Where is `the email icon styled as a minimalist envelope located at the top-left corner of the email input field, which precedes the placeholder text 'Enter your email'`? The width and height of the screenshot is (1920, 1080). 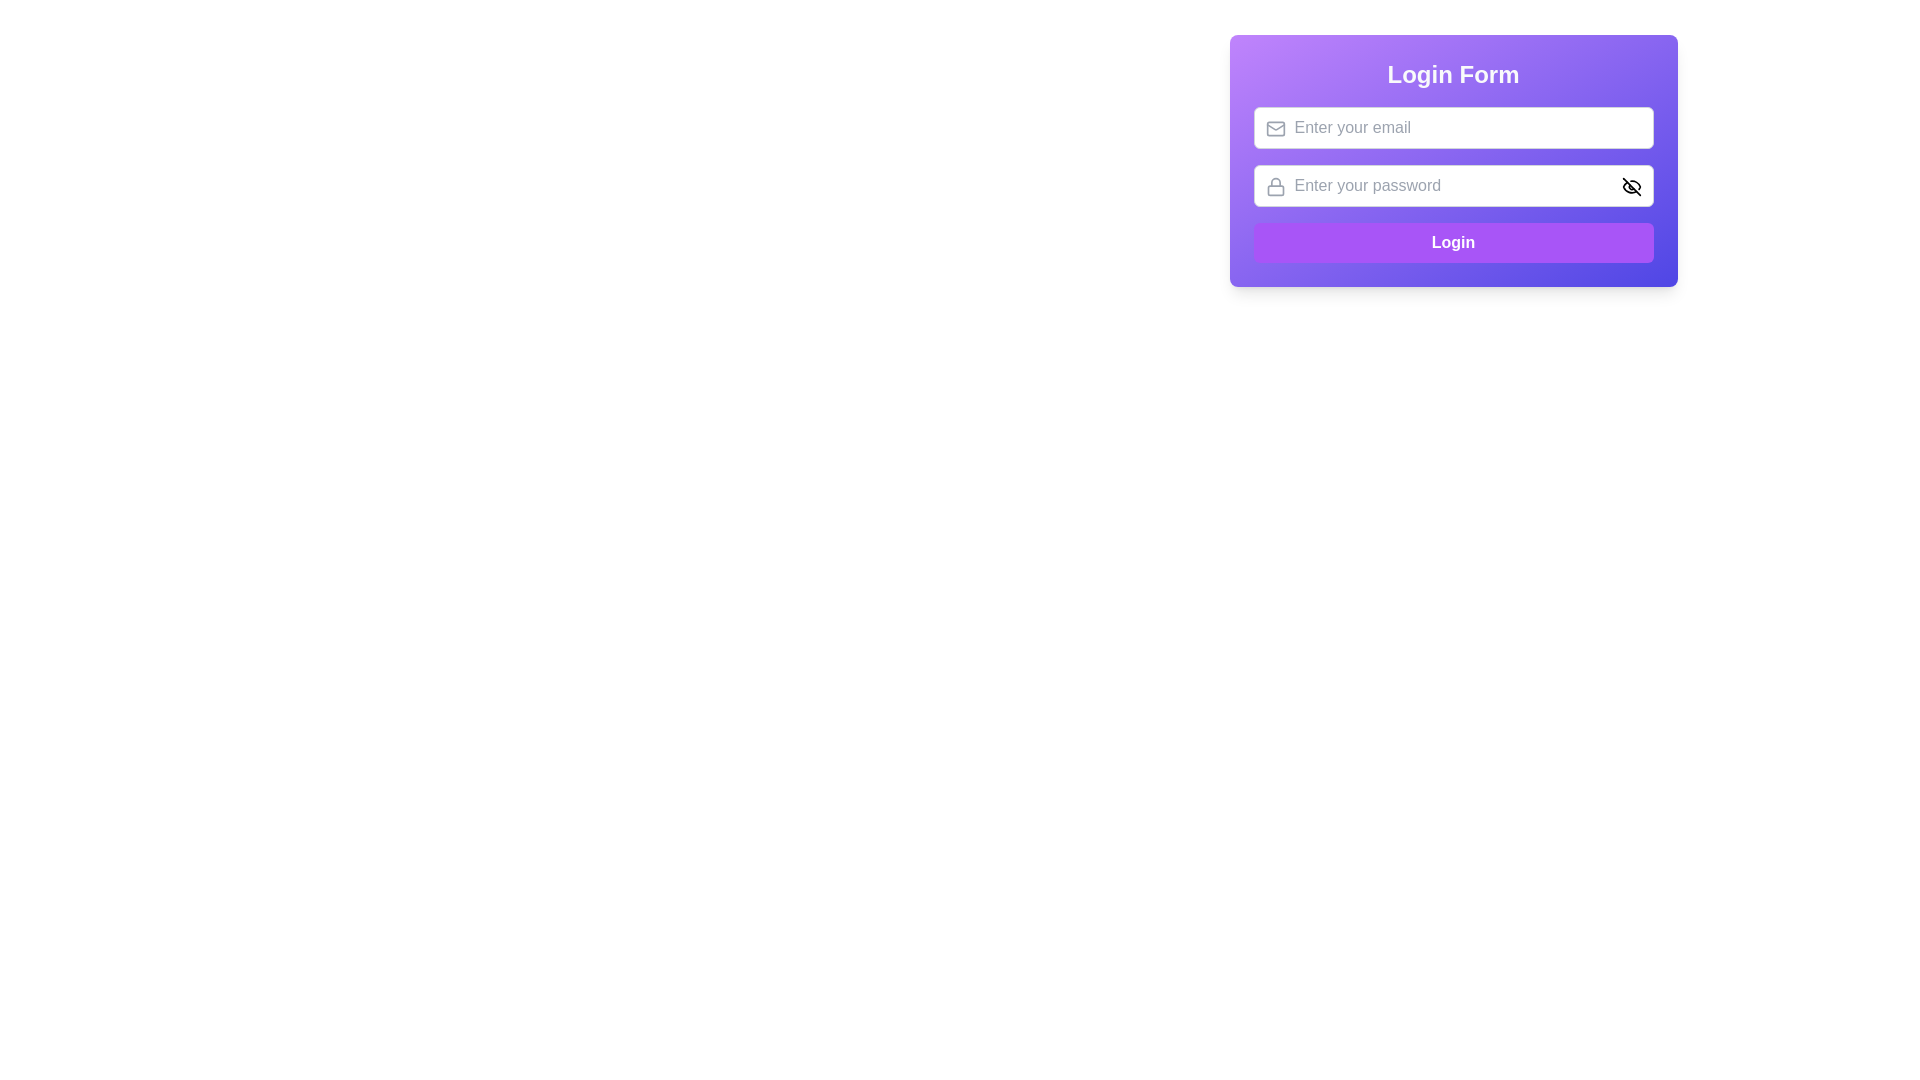
the email icon styled as a minimalist envelope located at the top-left corner of the email input field, which precedes the placeholder text 'Enter your email' is located at coordinates (1274, 128).